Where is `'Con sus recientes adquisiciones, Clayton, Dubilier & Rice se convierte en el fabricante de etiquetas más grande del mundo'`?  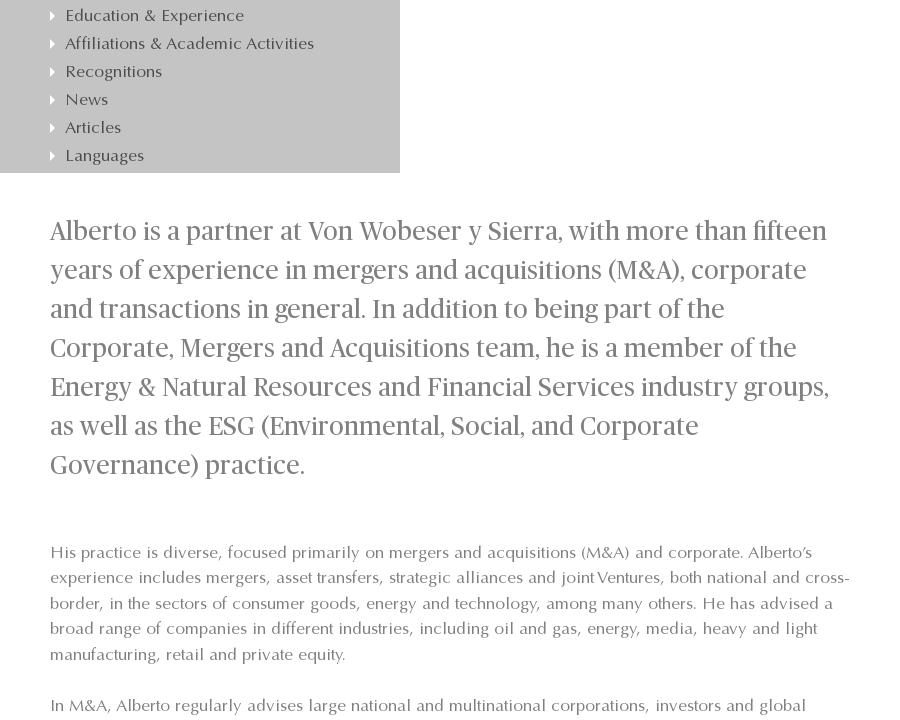 'Con sus recientes adquisiciones, Clayton, Dubilier & Rice se convierte en el fabricante de etiquetas más grande del mundo' is located at coordinates (210, 163).